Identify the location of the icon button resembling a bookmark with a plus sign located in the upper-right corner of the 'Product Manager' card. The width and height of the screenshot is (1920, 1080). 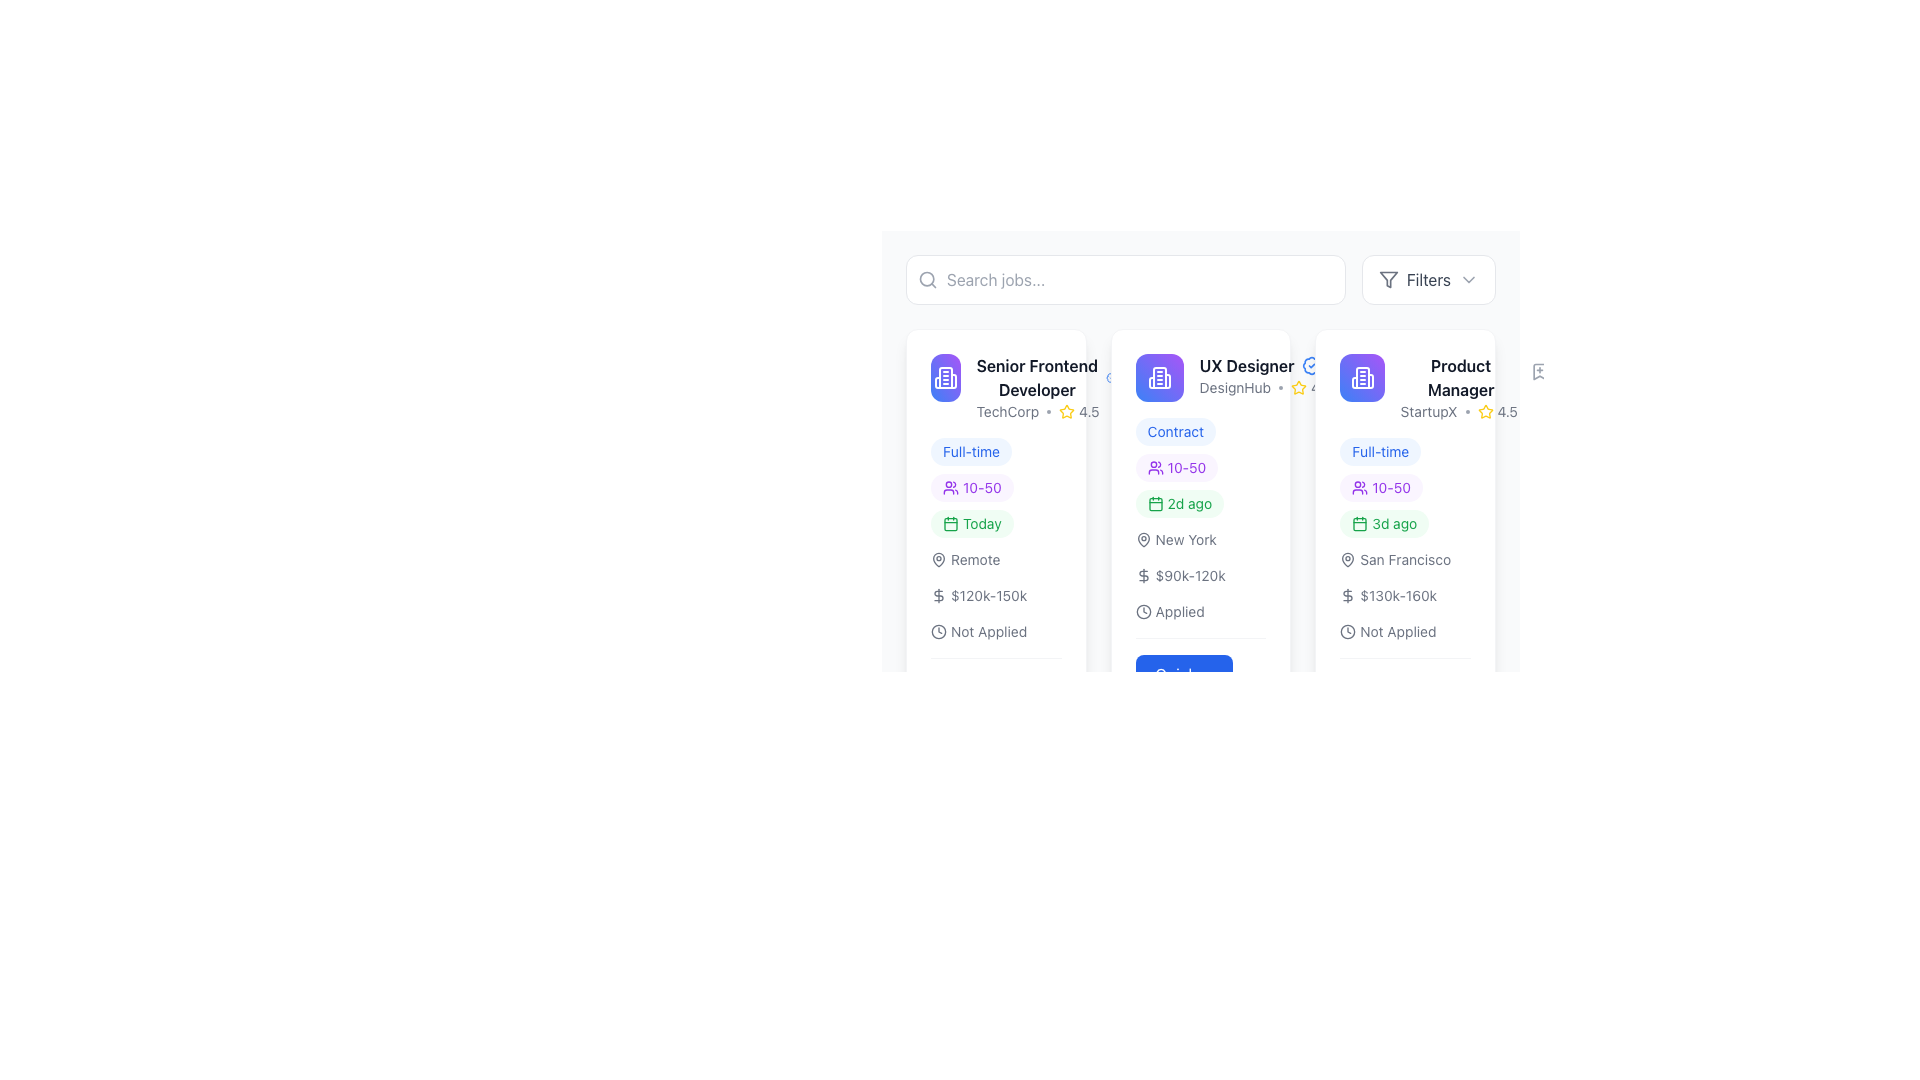
(1538, 371).